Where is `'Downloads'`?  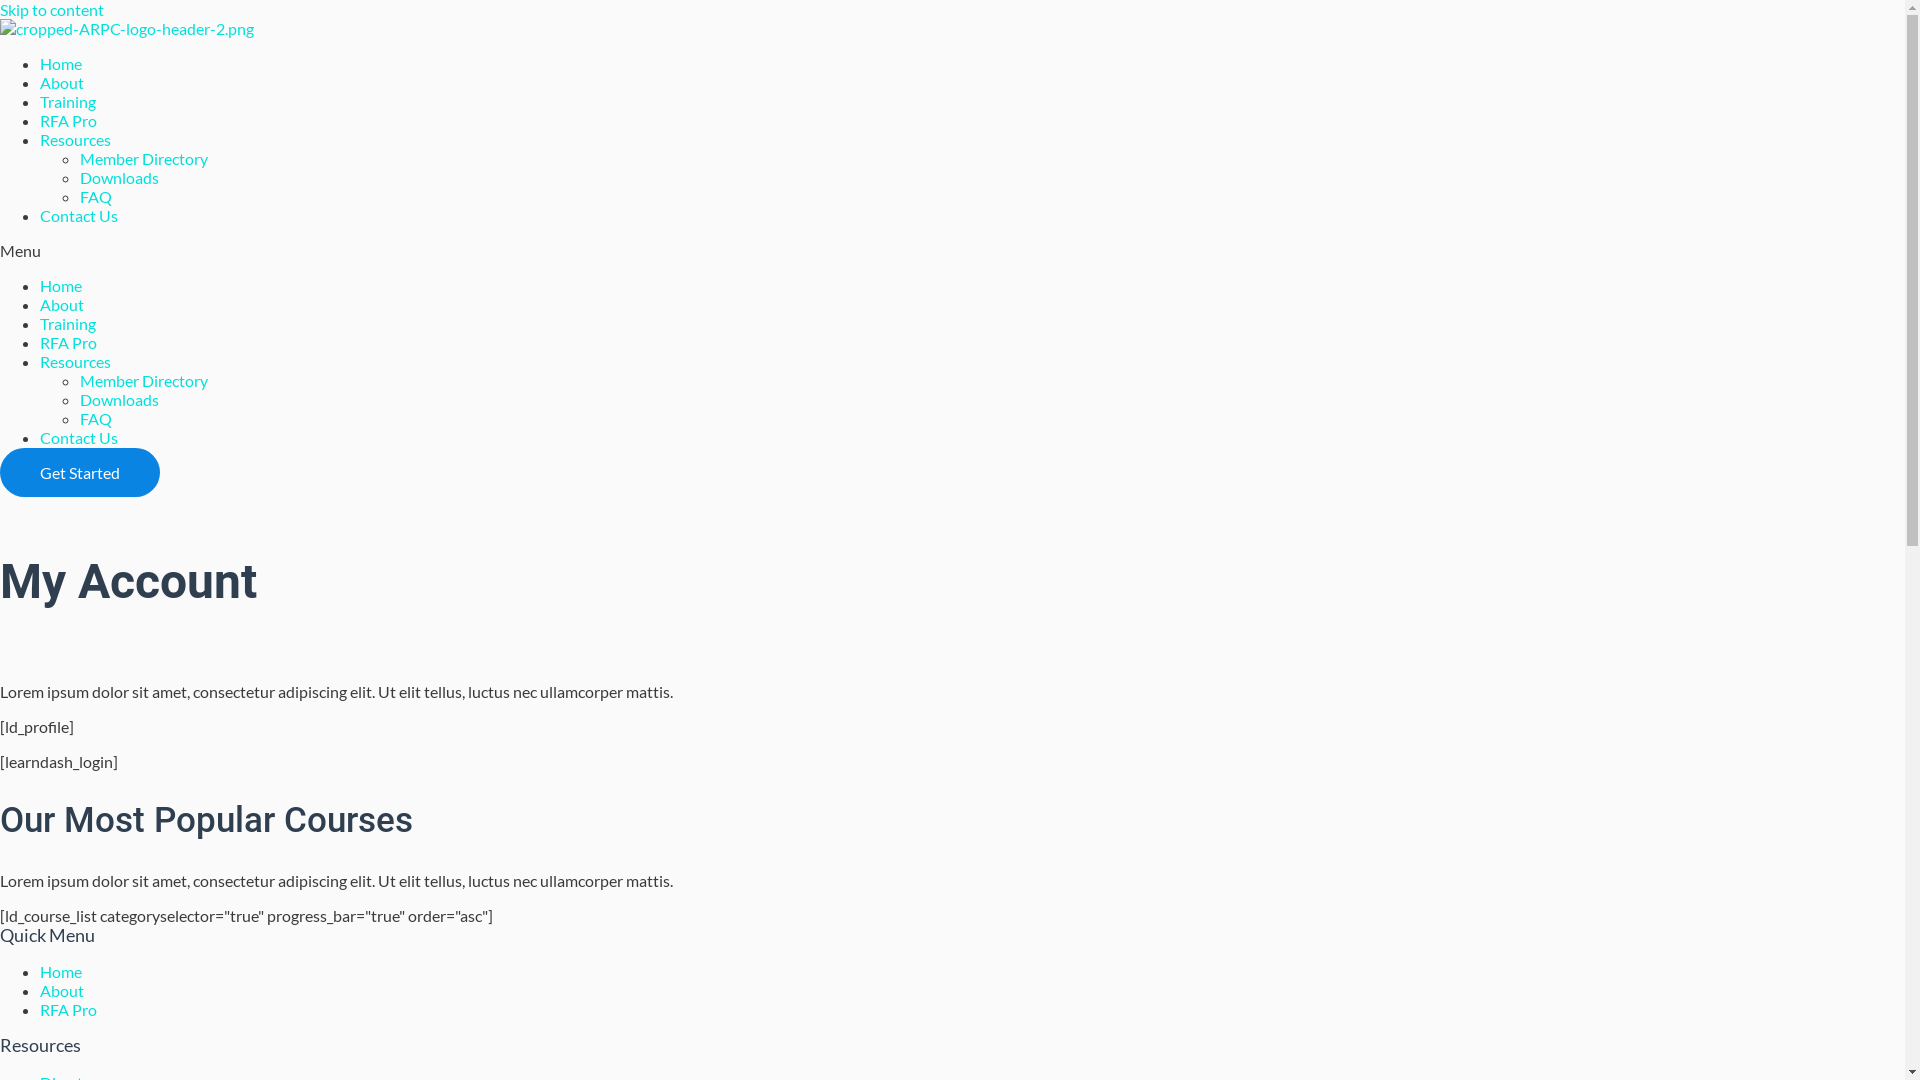
'Downloads' is located at coordinates (118, 176).